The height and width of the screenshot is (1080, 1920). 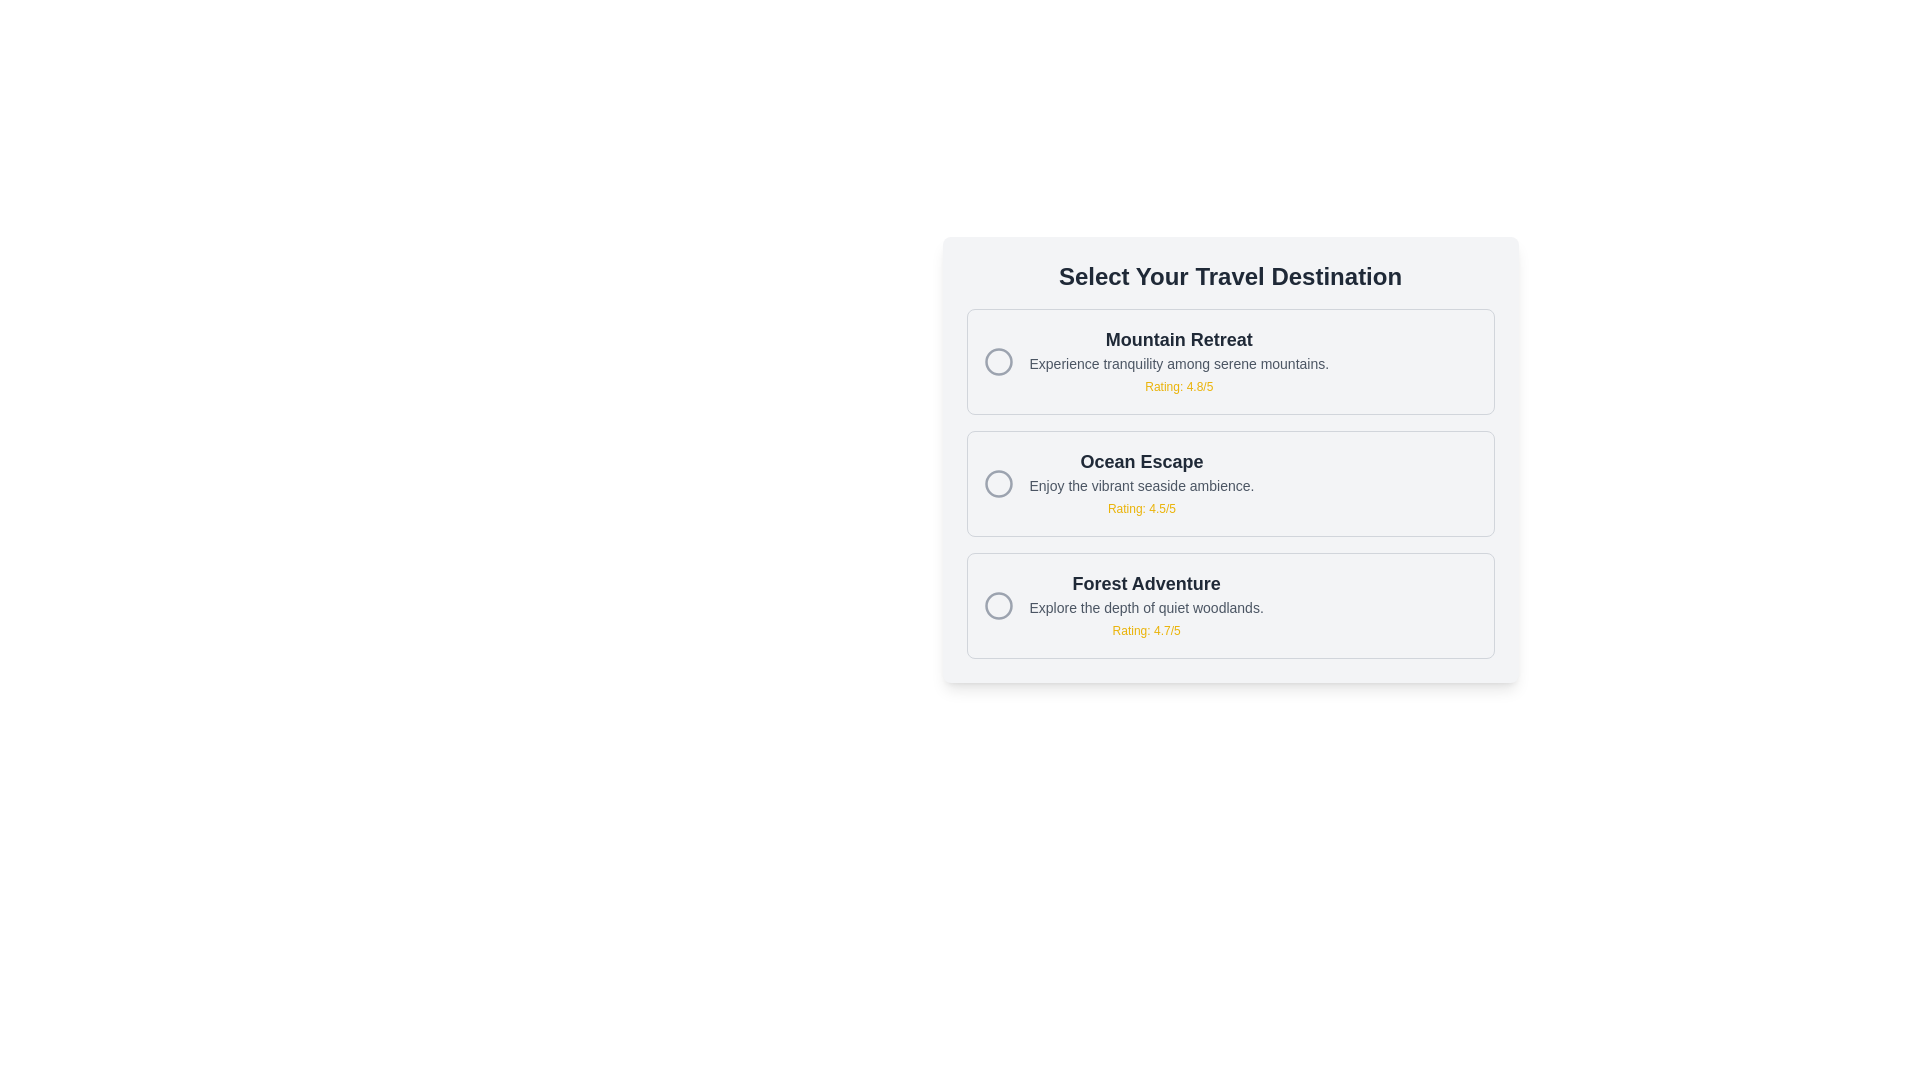 I want to click on the 'Ocean Escape' text label, which is a bold, large font title in dark gray color, part of the second travel option in the 'Select Your Travel Destination' list, so click(x=1142, y=462).